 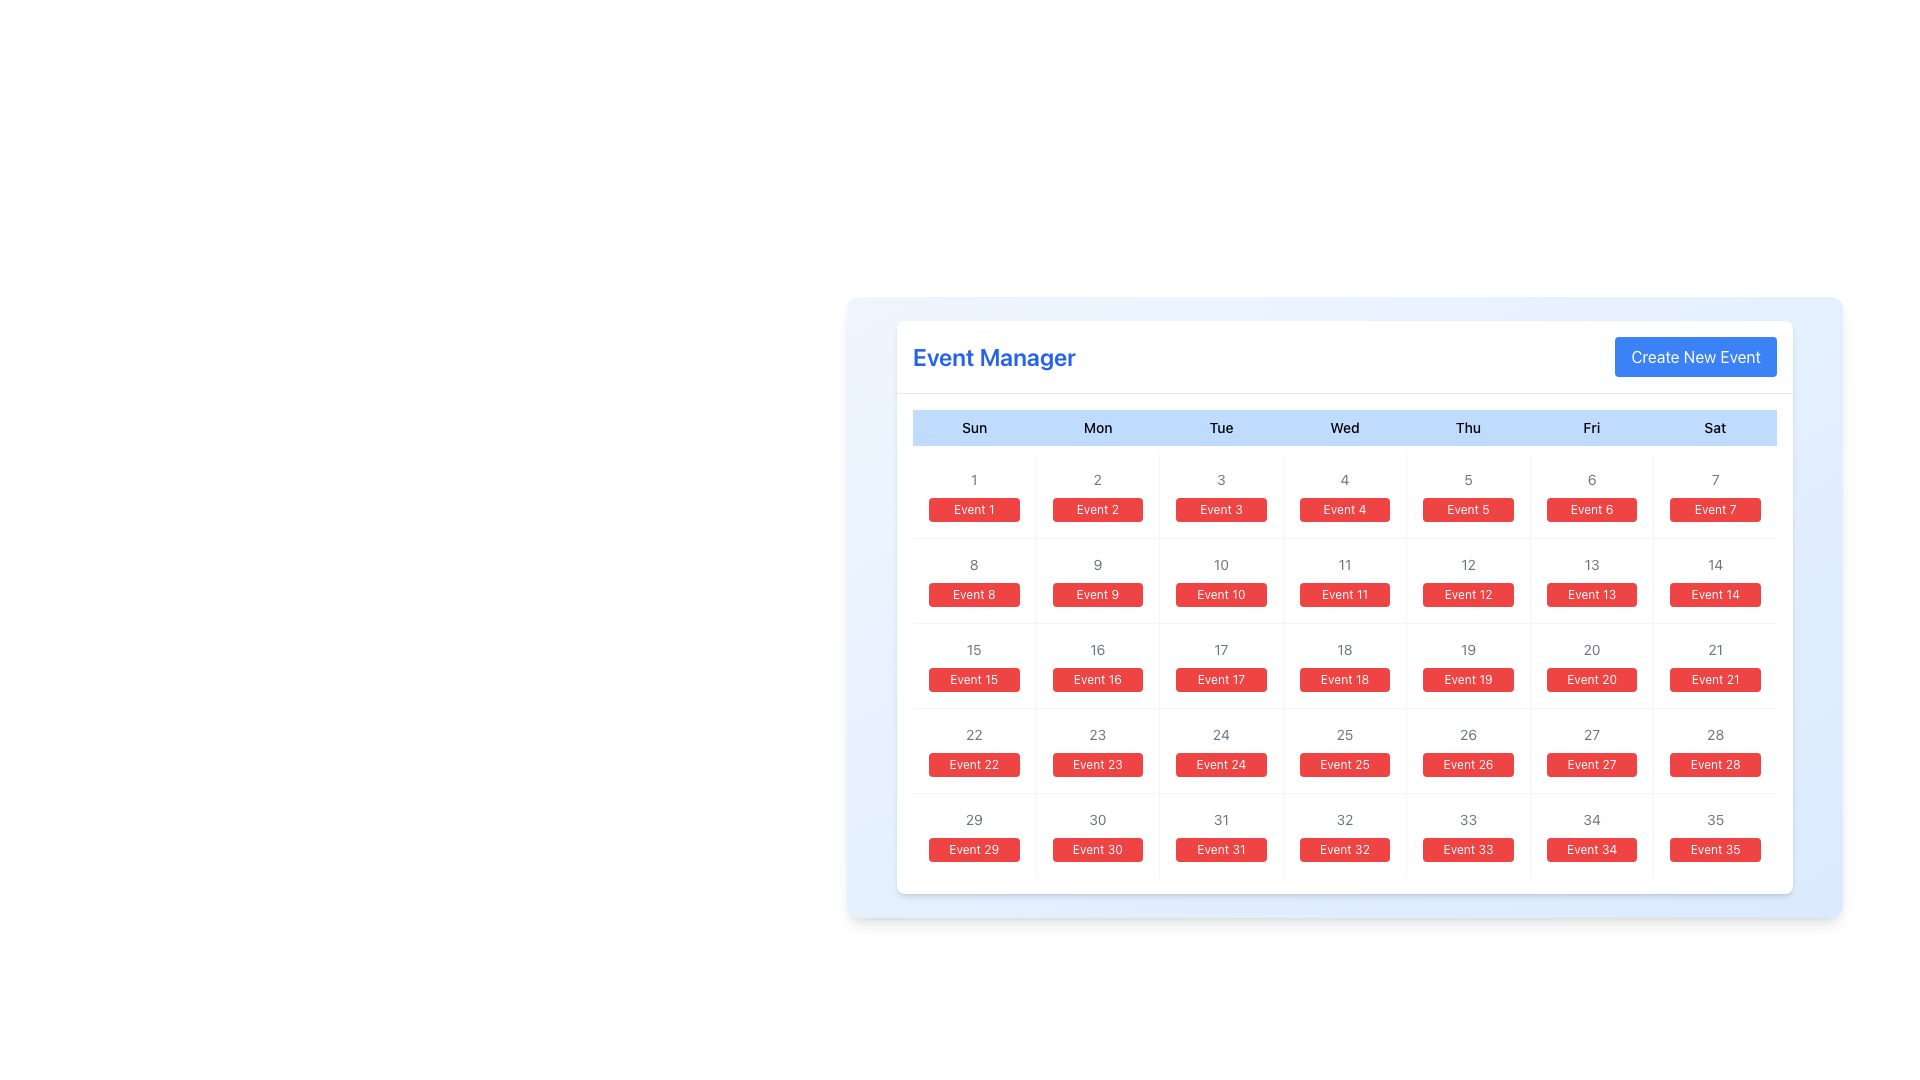 What do you see at coordinates (1591, 751) in the screenshot?
I see `the event element representing the scheduled event for the 27th day, located` at bounding box center [1591, 751].